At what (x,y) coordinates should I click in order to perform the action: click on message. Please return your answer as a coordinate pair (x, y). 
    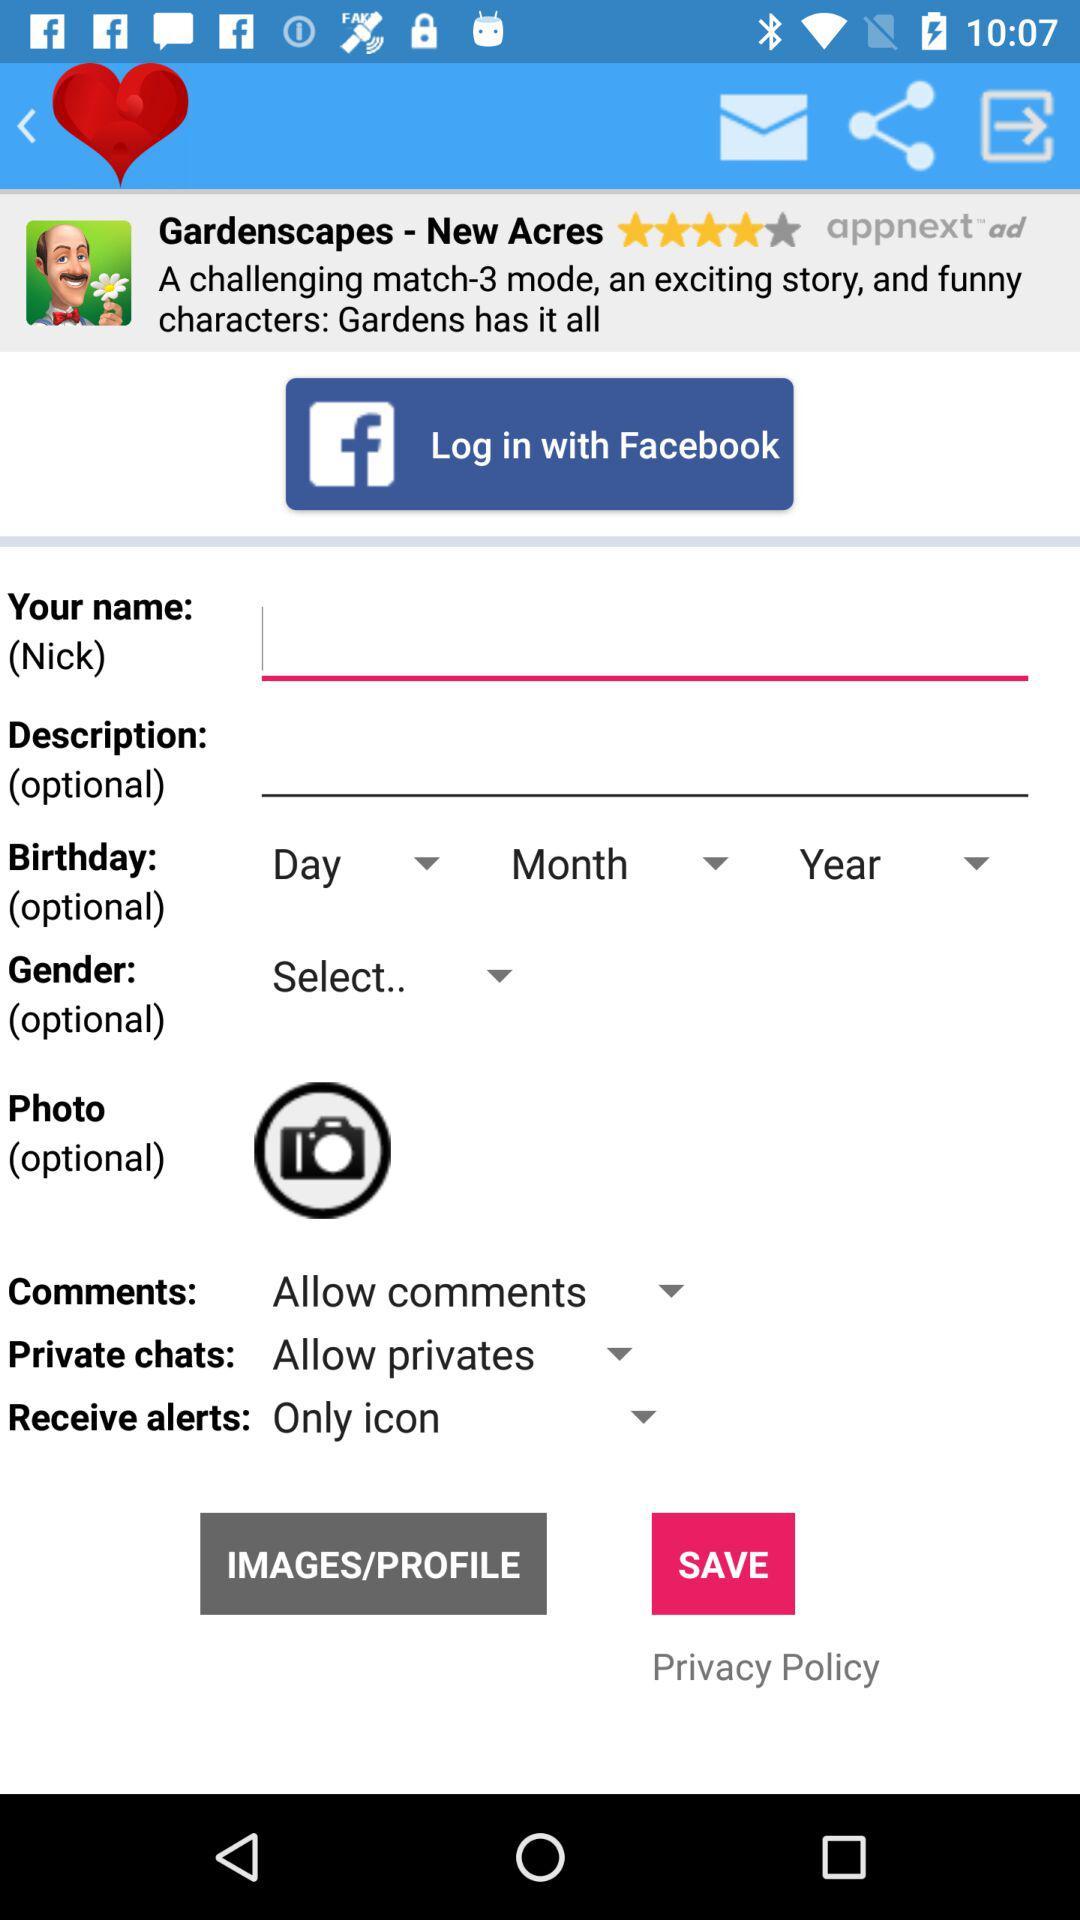
    Looking at the image, I should click on (764, 124).